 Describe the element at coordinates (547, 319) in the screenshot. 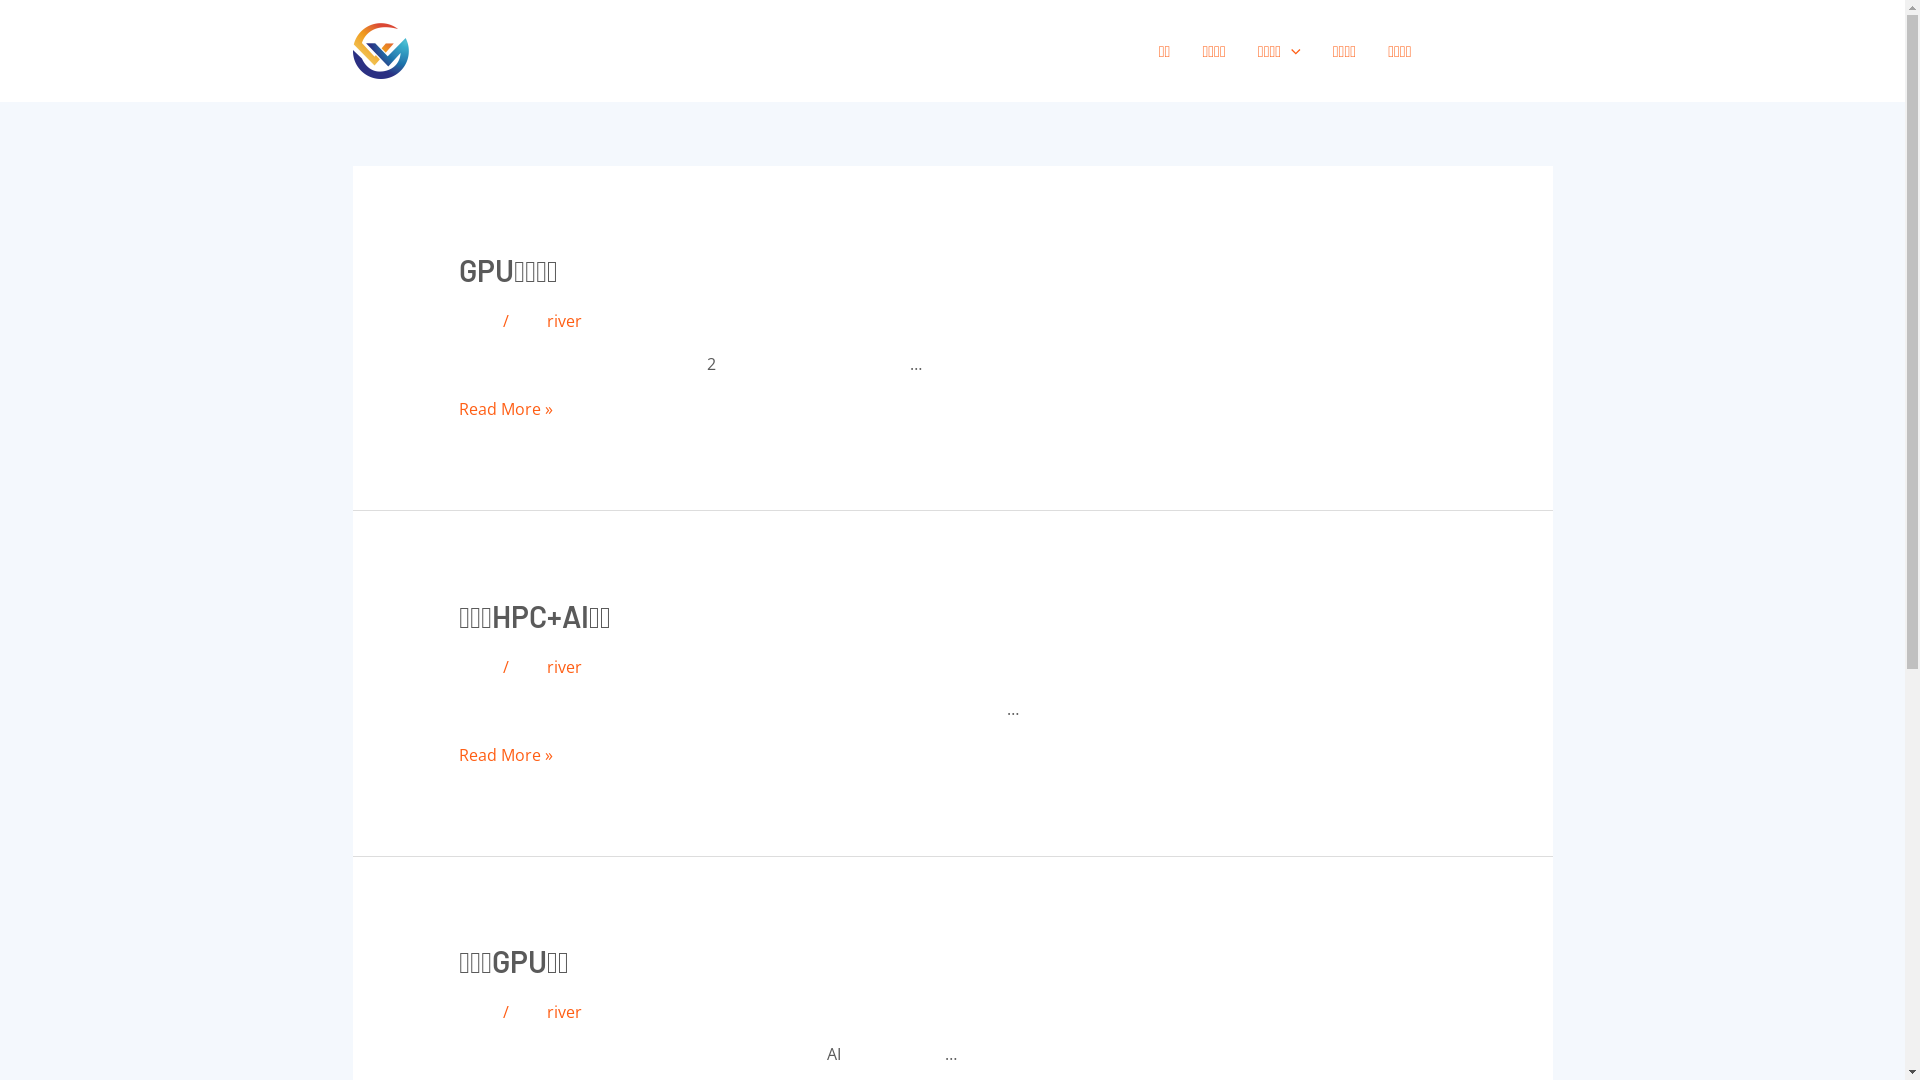

I see `'river'` at that location.